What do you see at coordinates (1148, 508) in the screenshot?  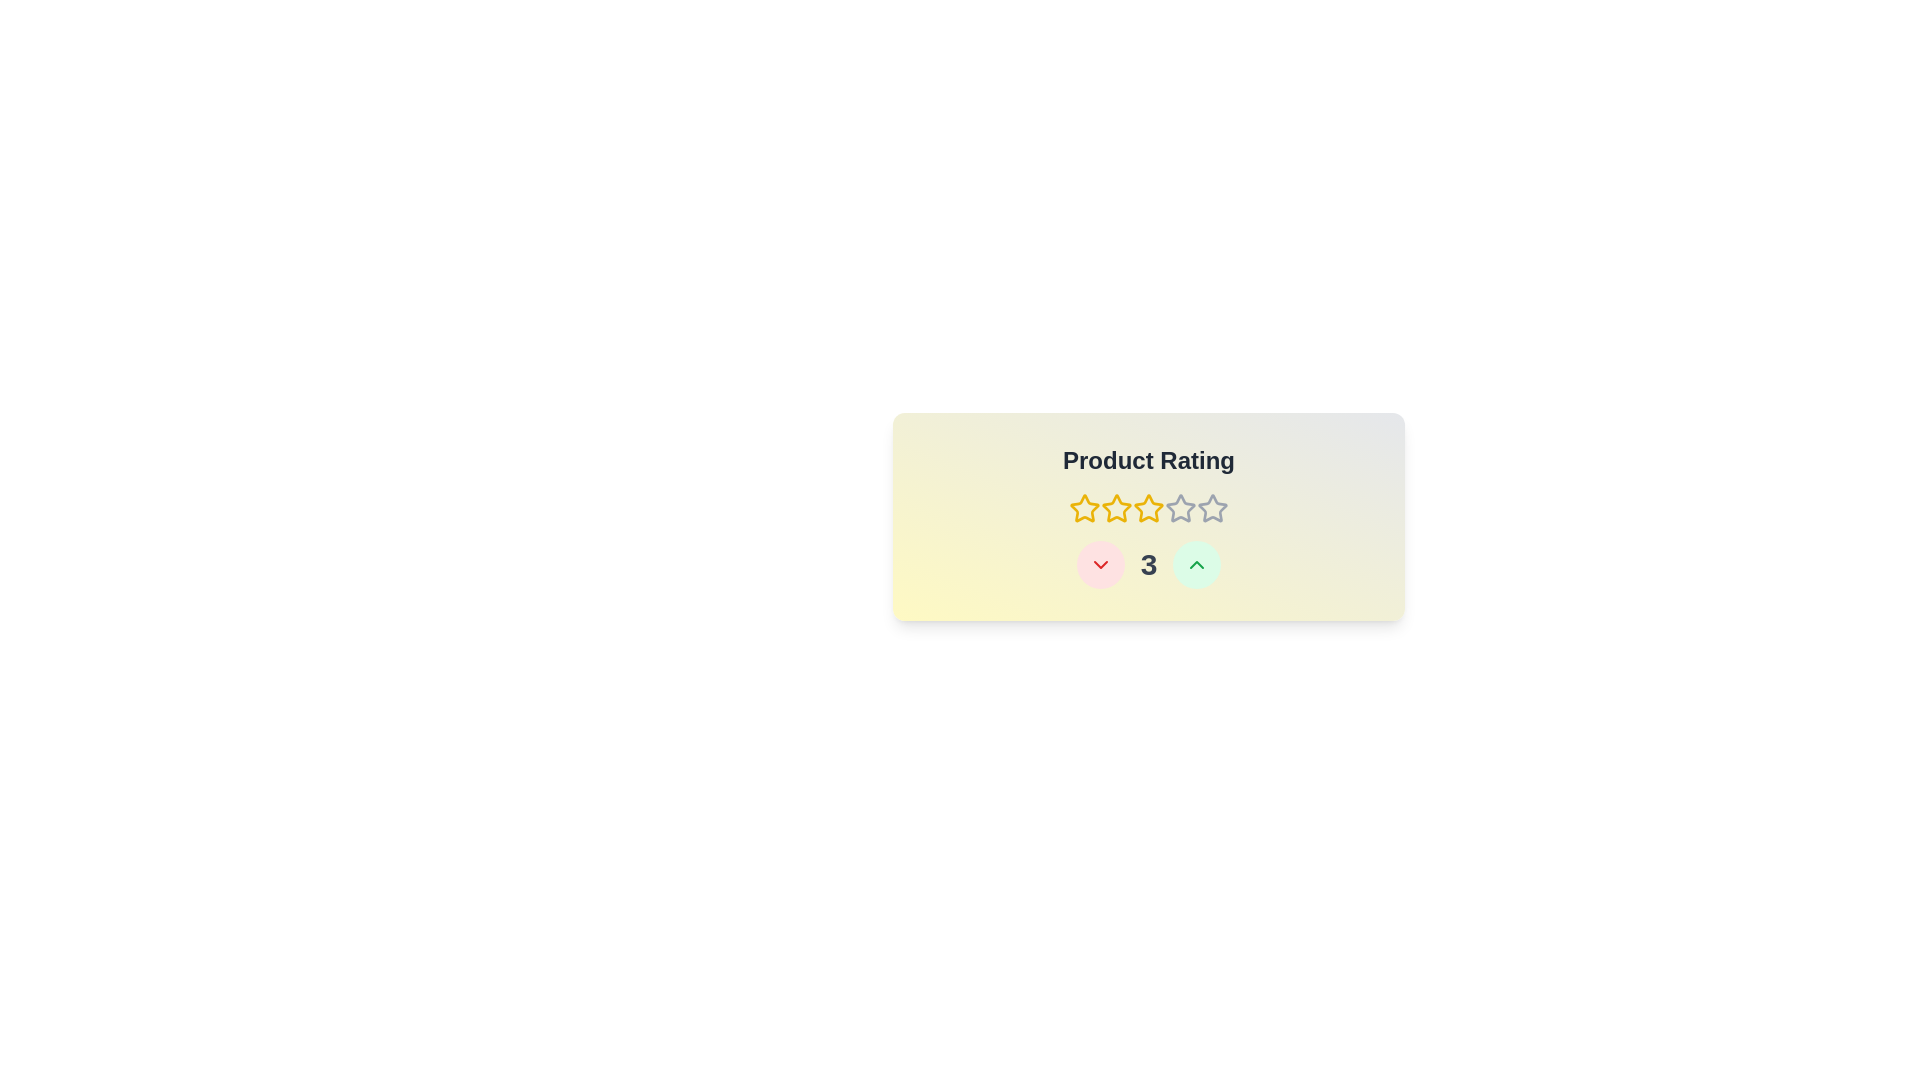 I see `the third star icon in the product rating section, which is visually represented as part of a horizontal arrangement of five stars below the title 'Product Rating'` at bounding box center [1148, 508].